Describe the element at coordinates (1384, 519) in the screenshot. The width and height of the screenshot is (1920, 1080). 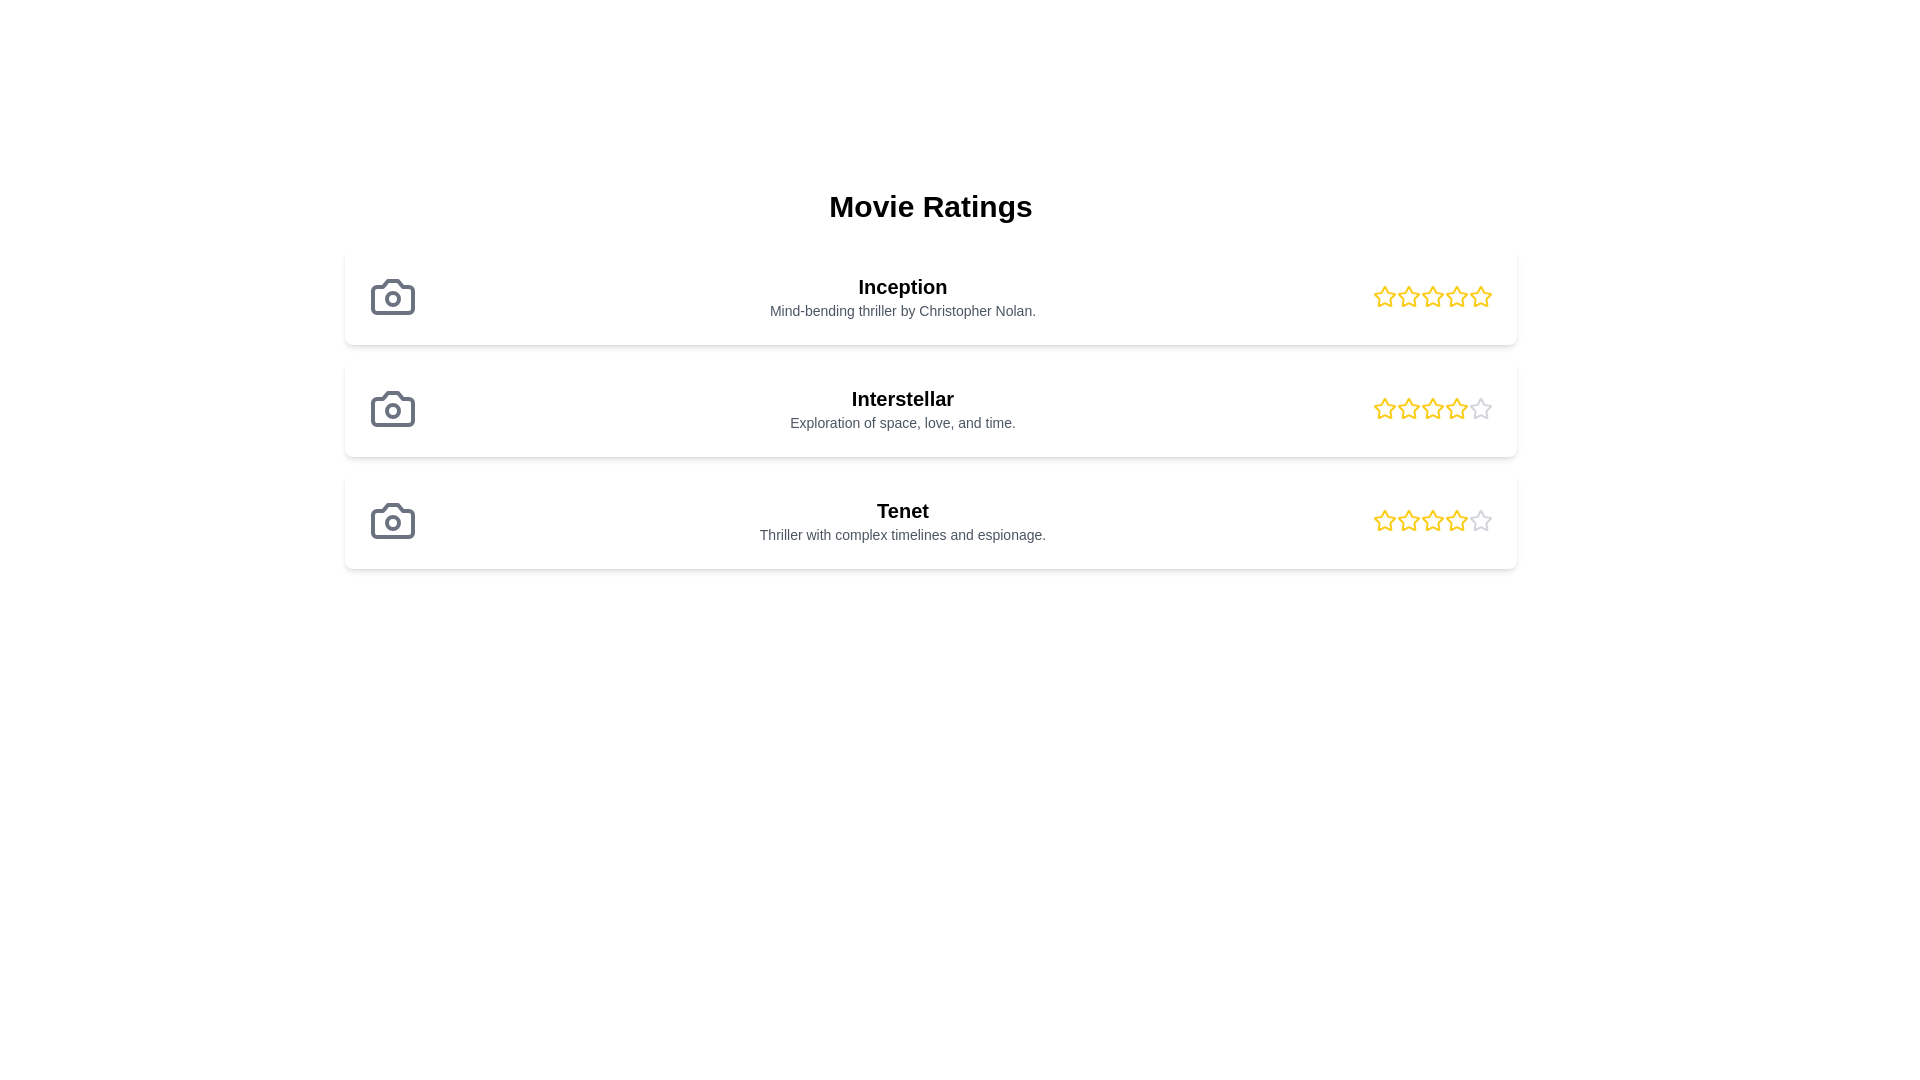
I see `the yellow star-shaped icon, which is the third star in a row of five stars next` at that location.